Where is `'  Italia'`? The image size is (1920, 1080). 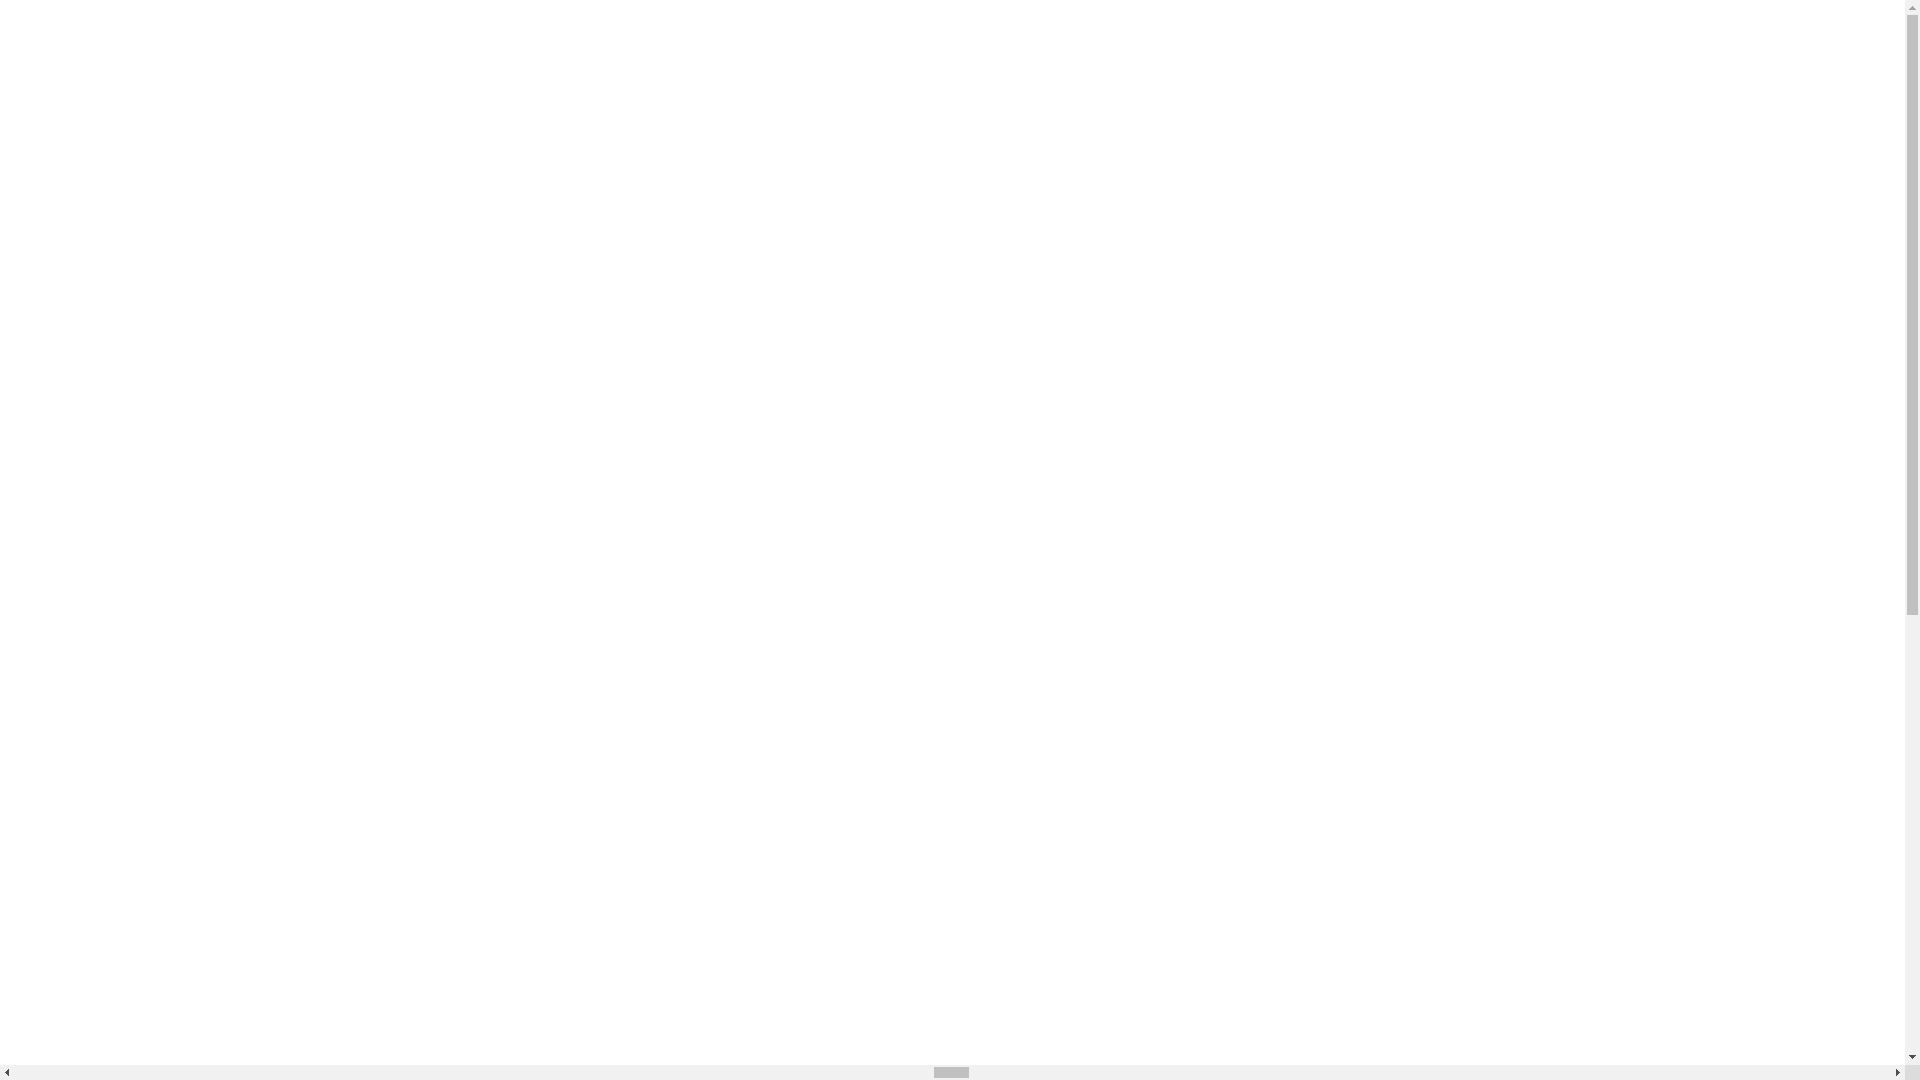 '  Italia' is located at coordinates (607, 384).